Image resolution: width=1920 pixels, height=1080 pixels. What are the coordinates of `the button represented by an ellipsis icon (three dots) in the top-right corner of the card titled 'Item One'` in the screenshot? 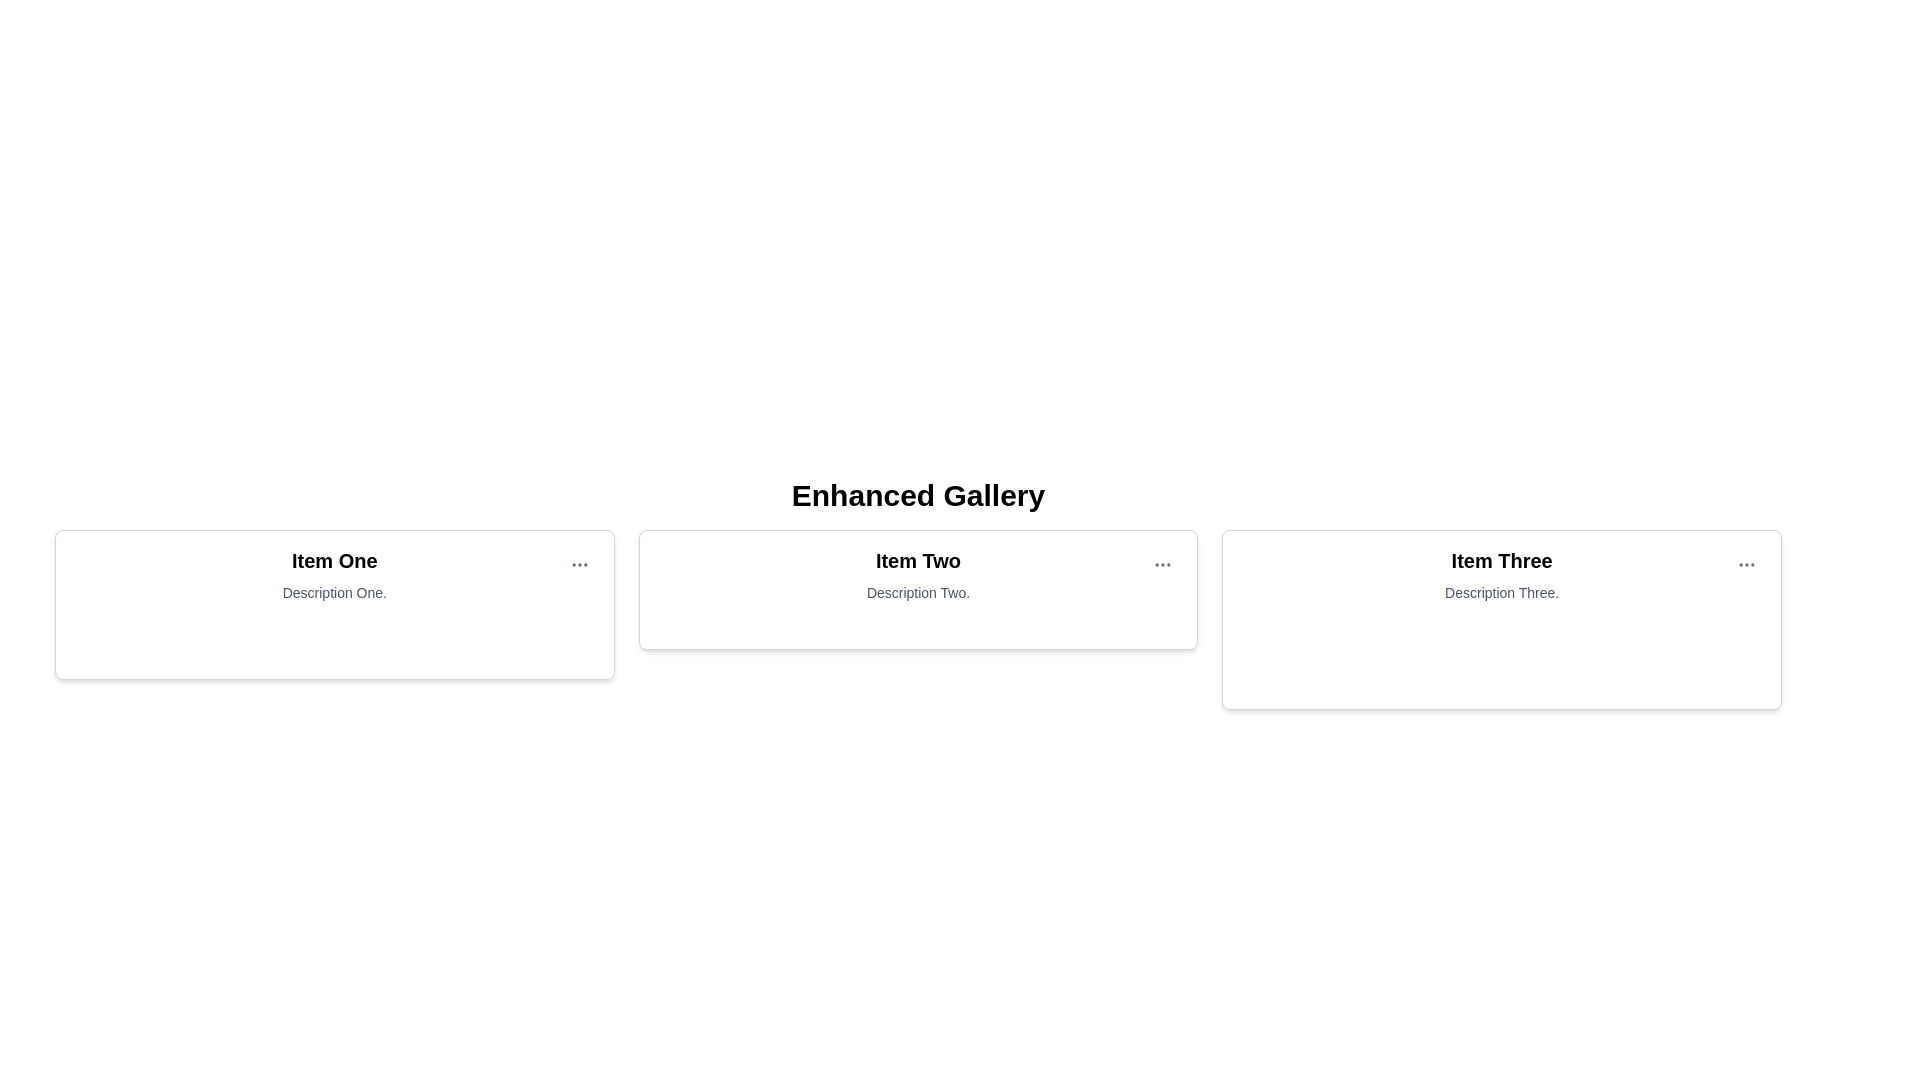 It's located at (578, 564).